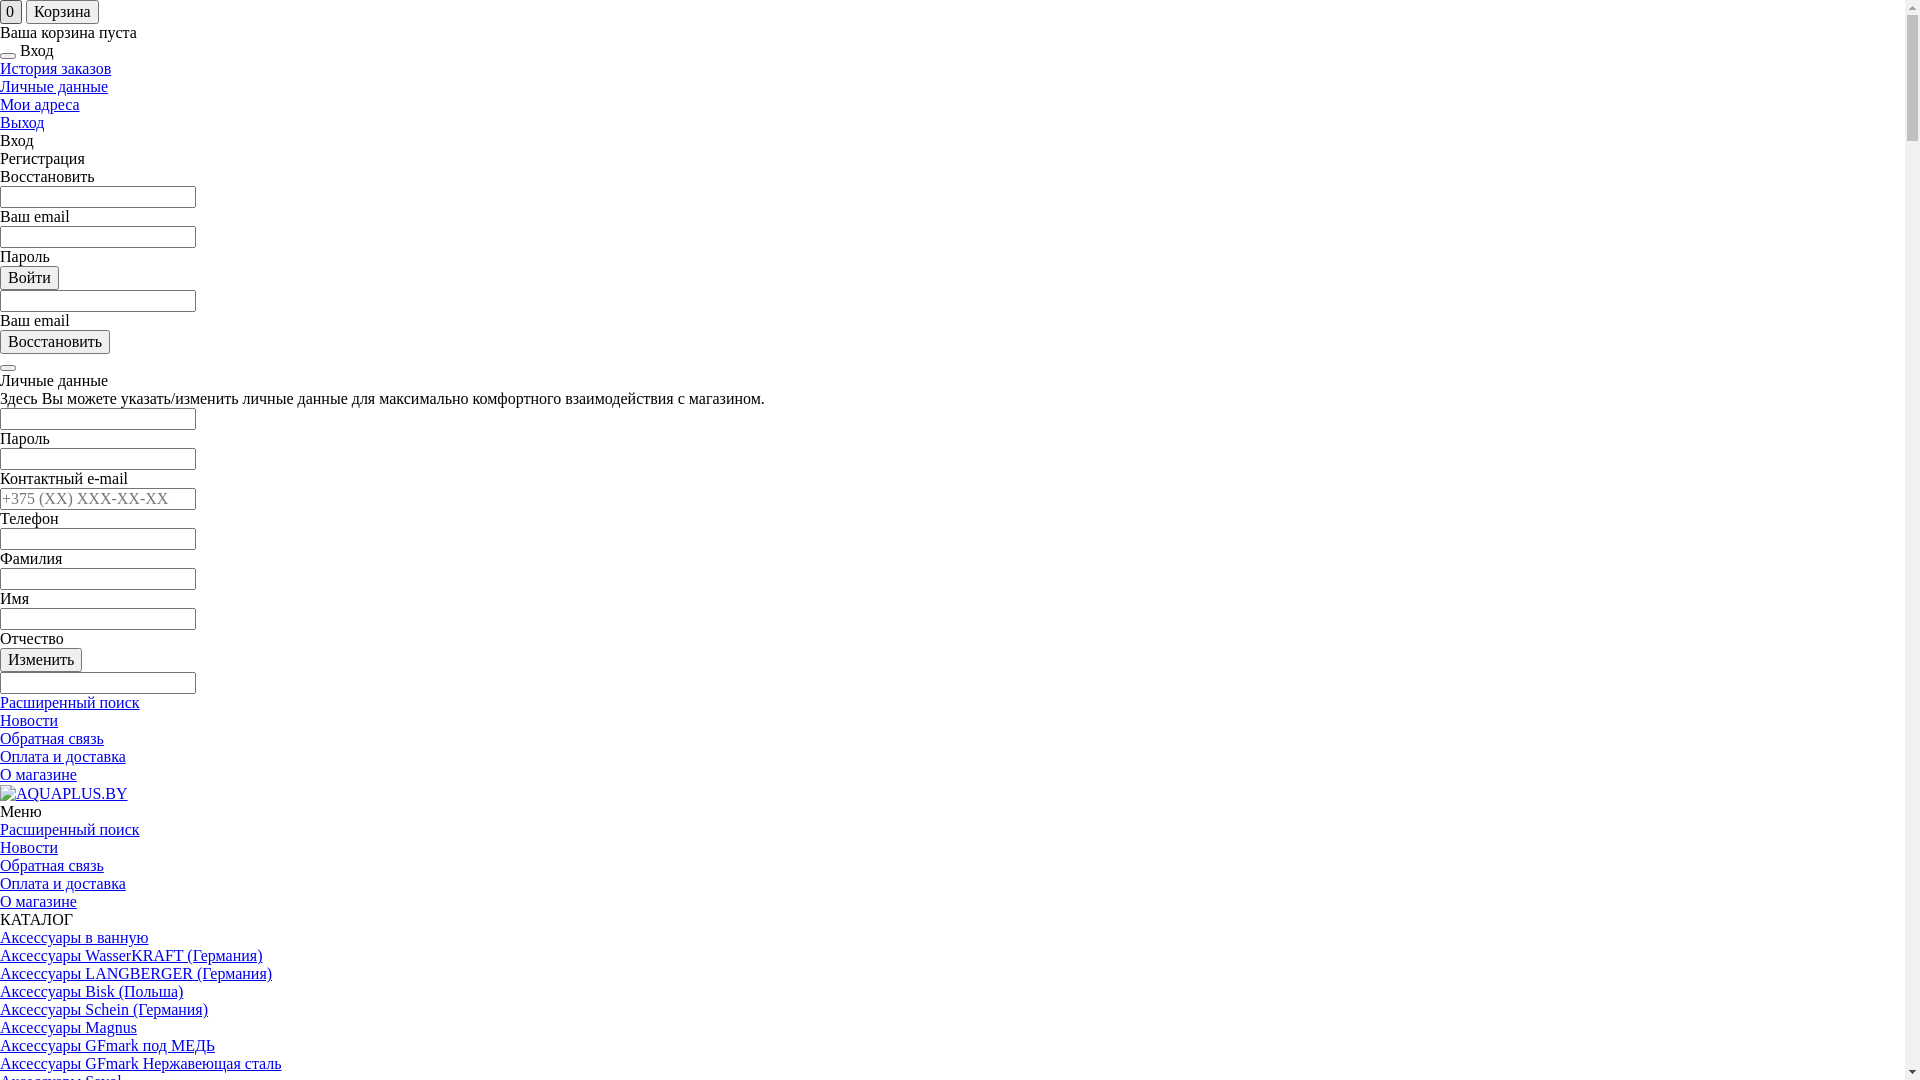 The height and width of the screenshot is (1080, 1920). I want to click on '0', so click(10, 11).